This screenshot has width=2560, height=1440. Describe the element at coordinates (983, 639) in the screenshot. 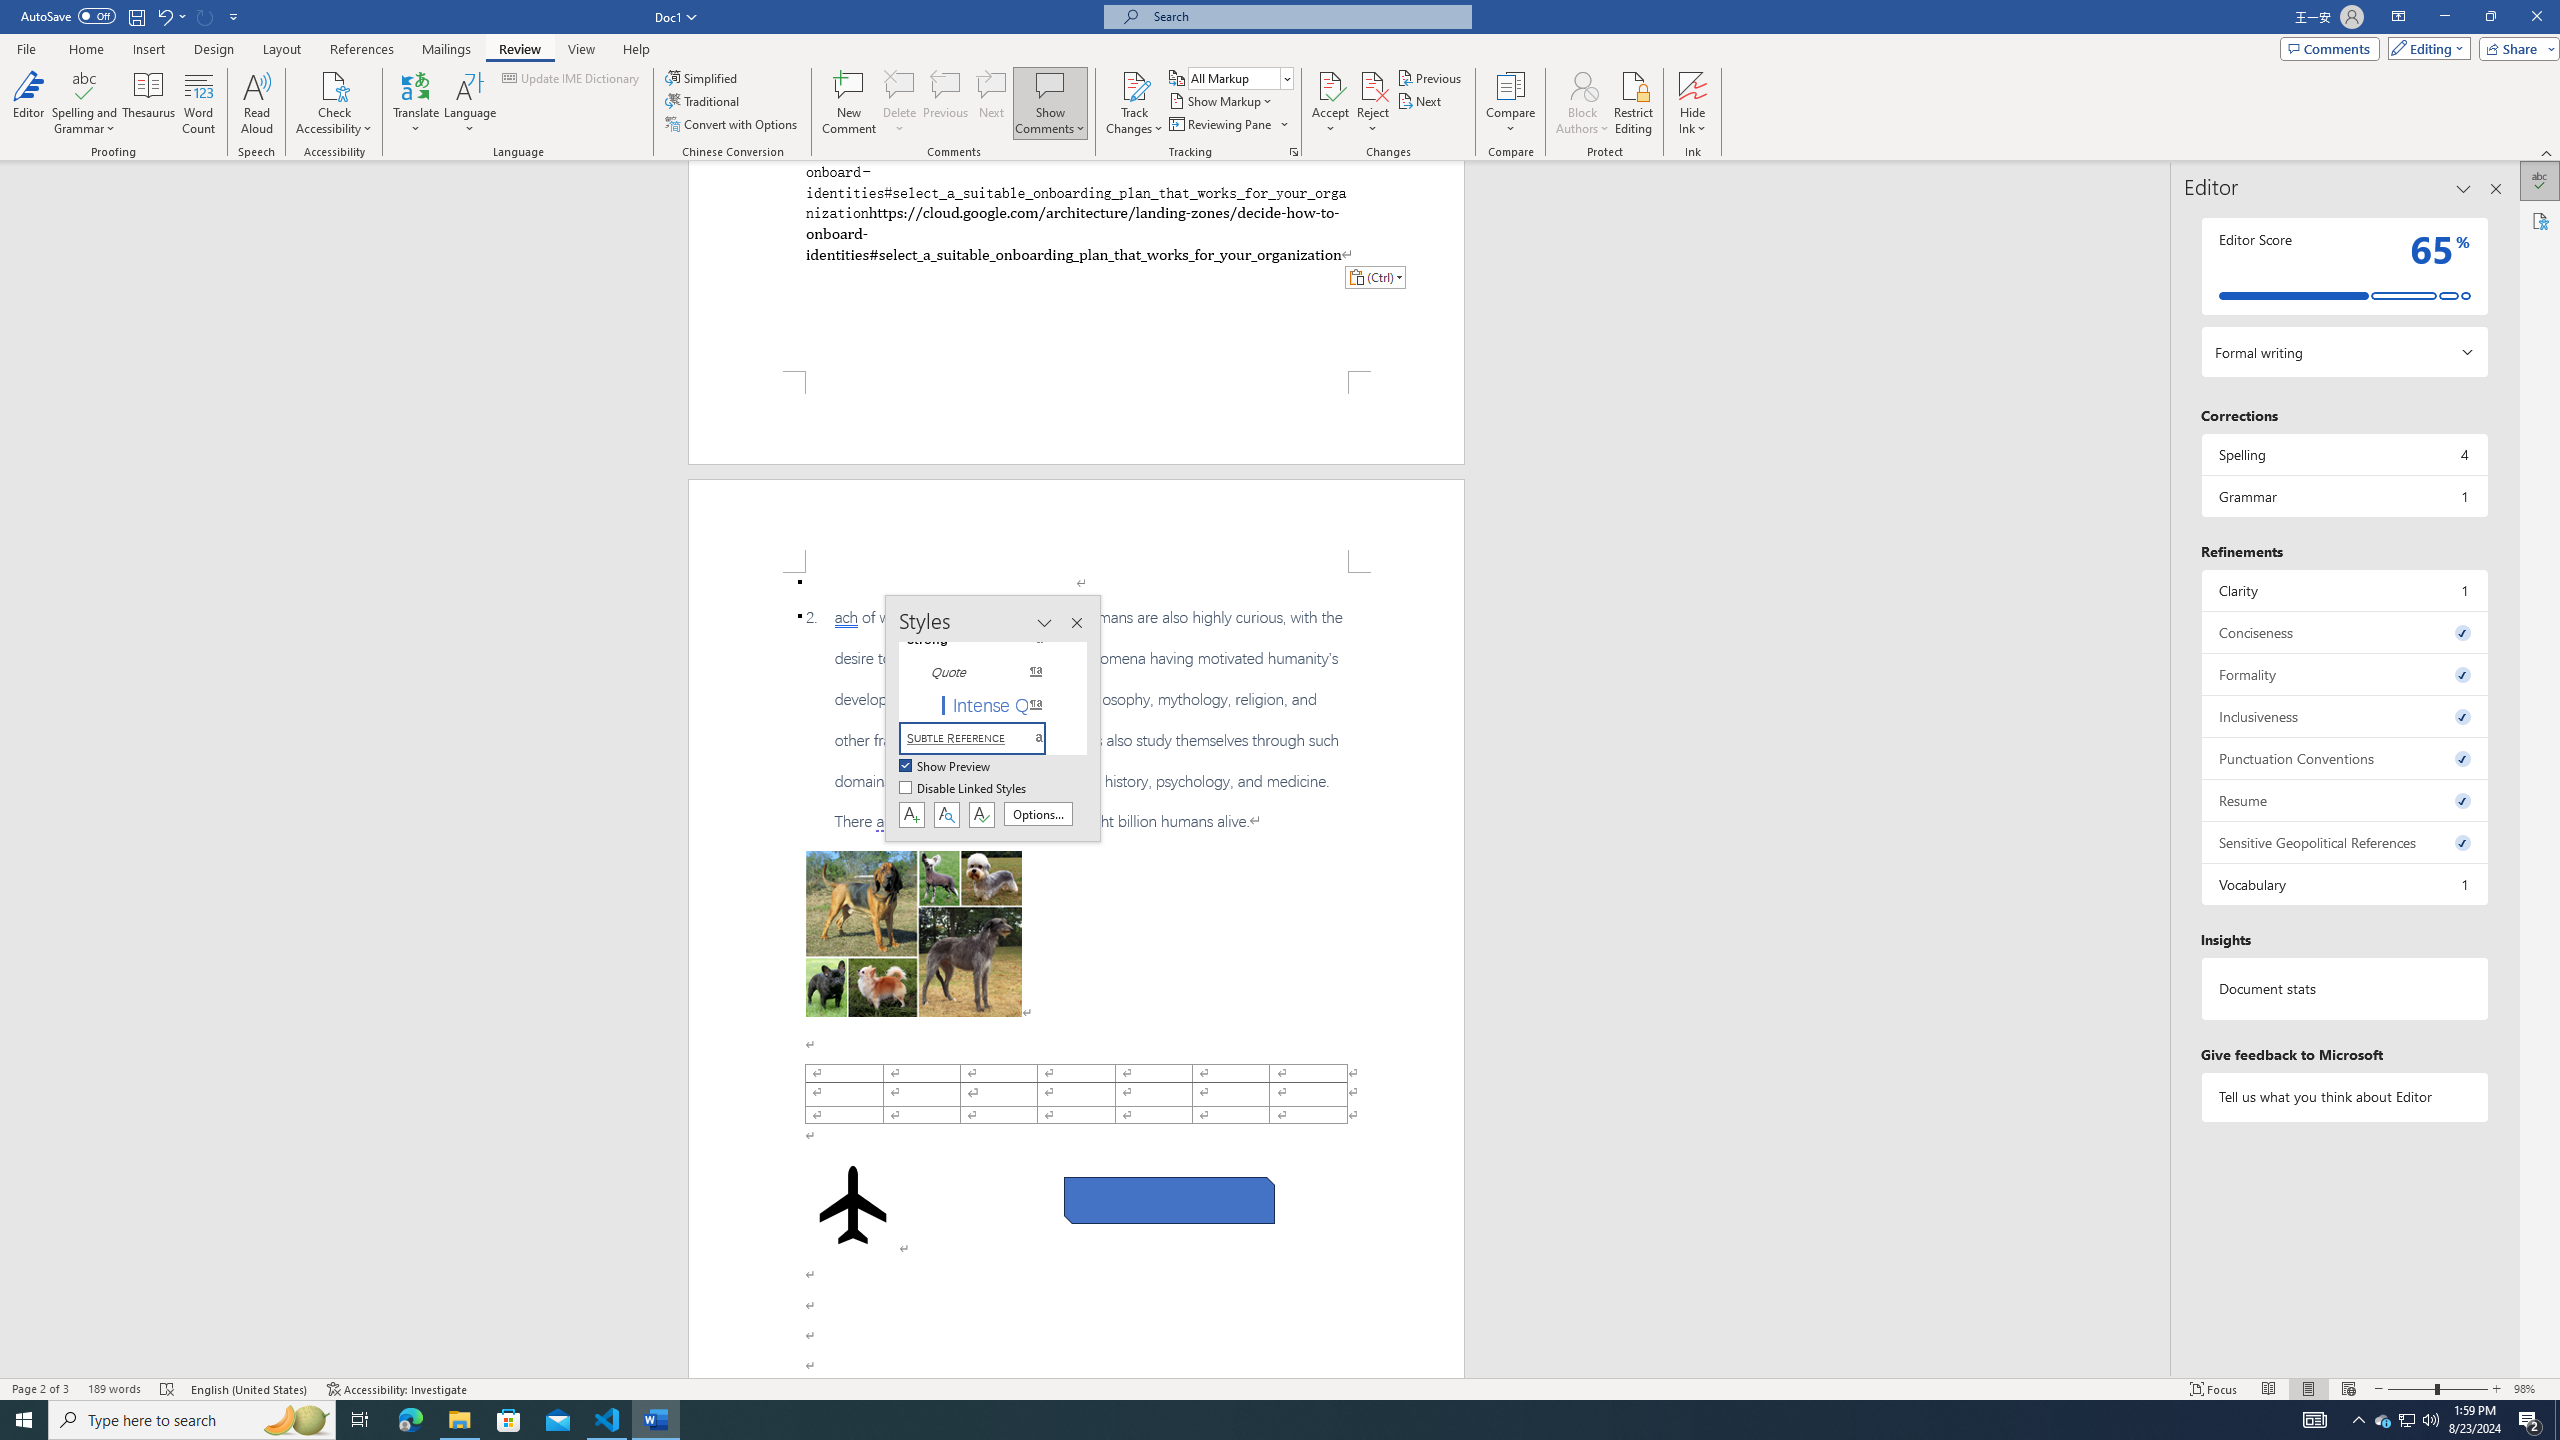

I see `'Strong'` at that location.